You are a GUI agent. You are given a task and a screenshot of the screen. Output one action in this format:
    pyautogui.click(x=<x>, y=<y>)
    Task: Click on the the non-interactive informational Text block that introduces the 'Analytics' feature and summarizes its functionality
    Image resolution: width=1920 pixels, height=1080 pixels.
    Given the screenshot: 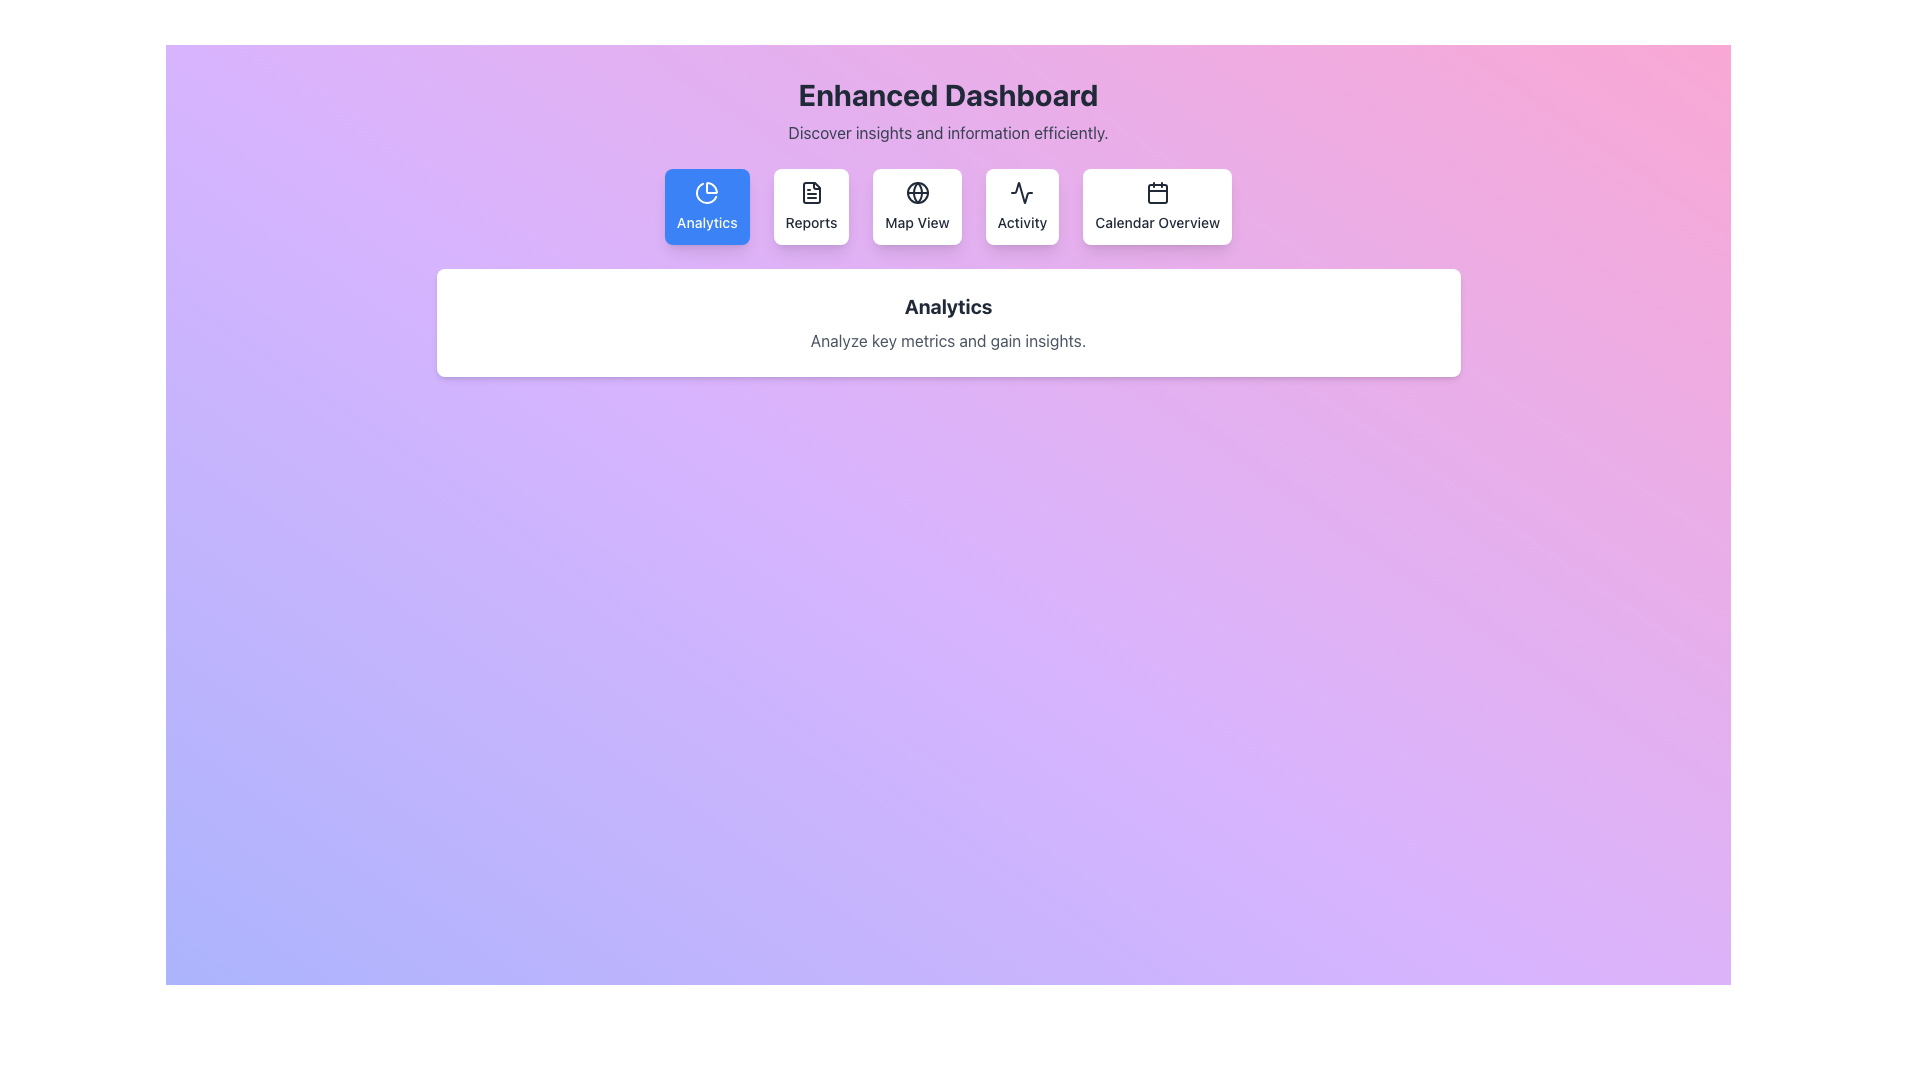 What is the action you would take?
    pyautogui.click(x=947, y=322)
    